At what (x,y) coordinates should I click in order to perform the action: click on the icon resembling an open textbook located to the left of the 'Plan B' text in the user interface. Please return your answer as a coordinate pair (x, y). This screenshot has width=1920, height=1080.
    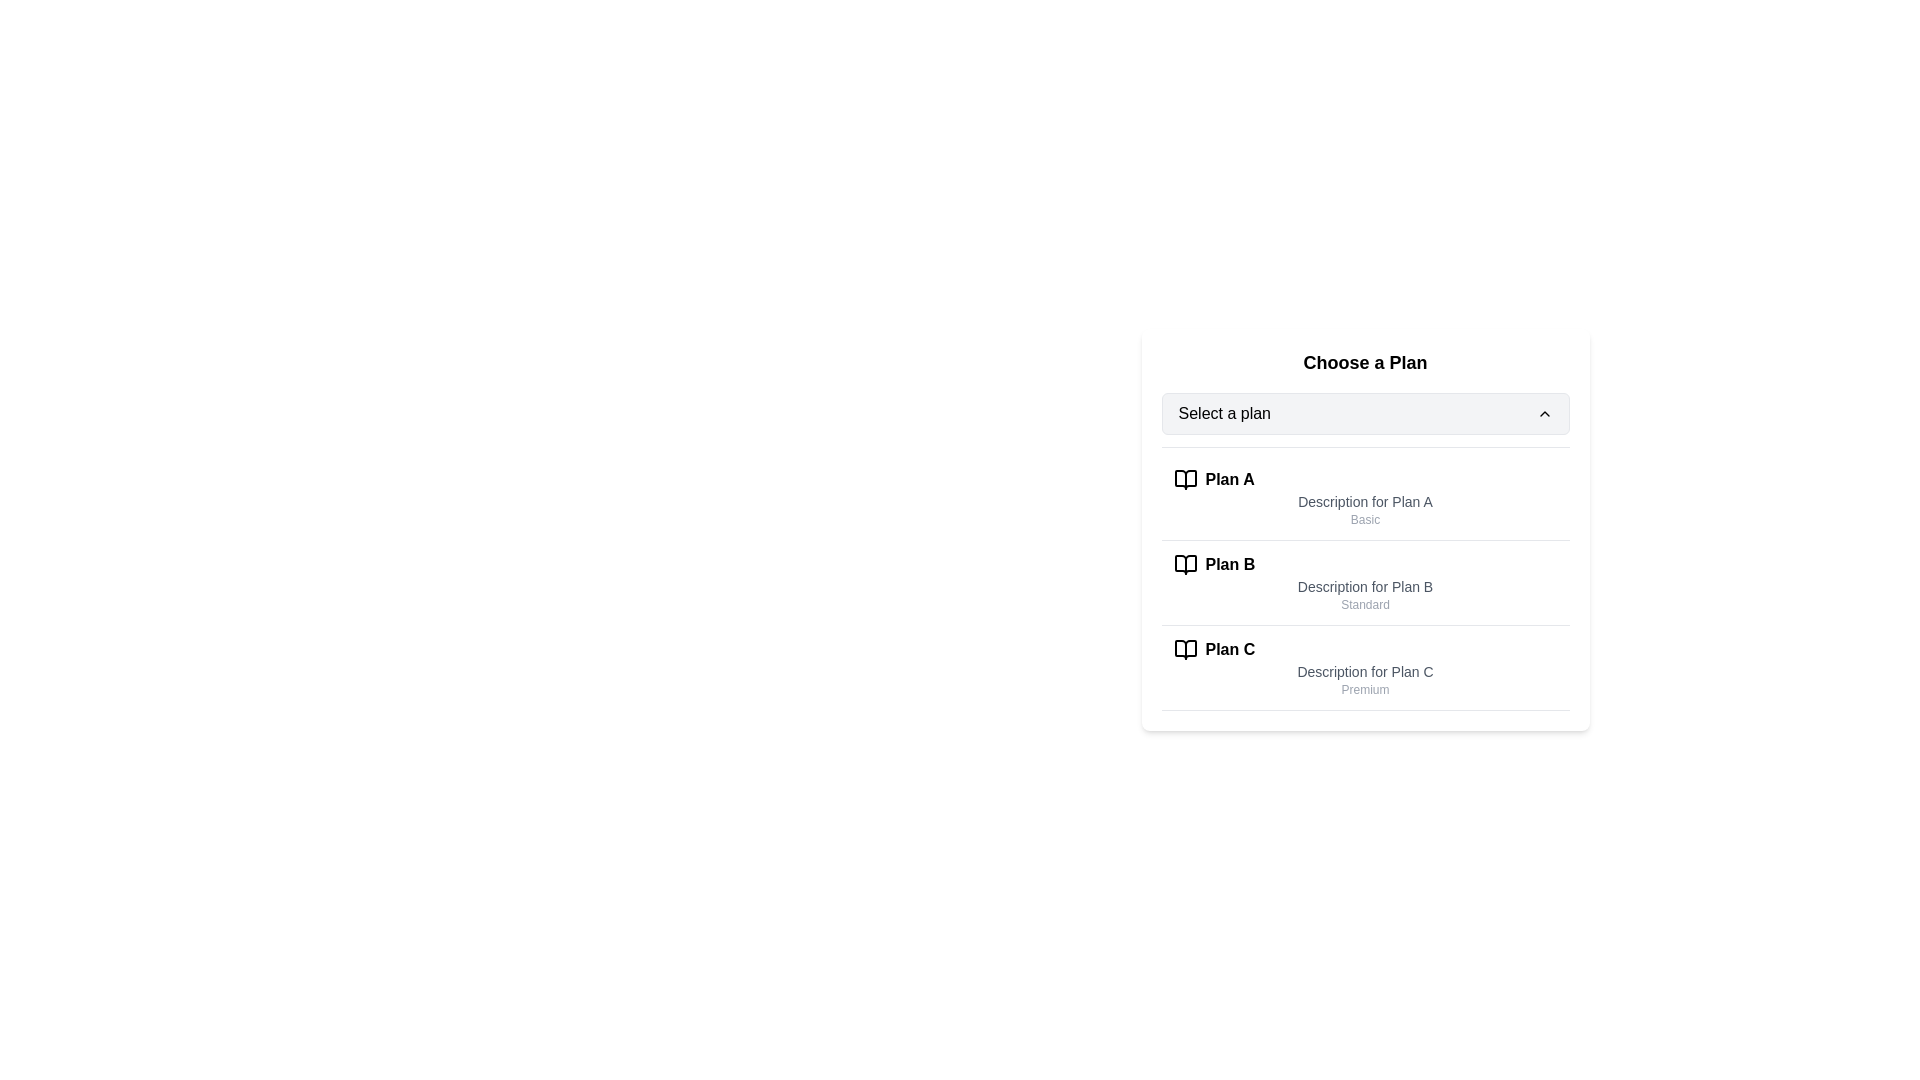
    Looking at the image, I should click on (1185, 564).